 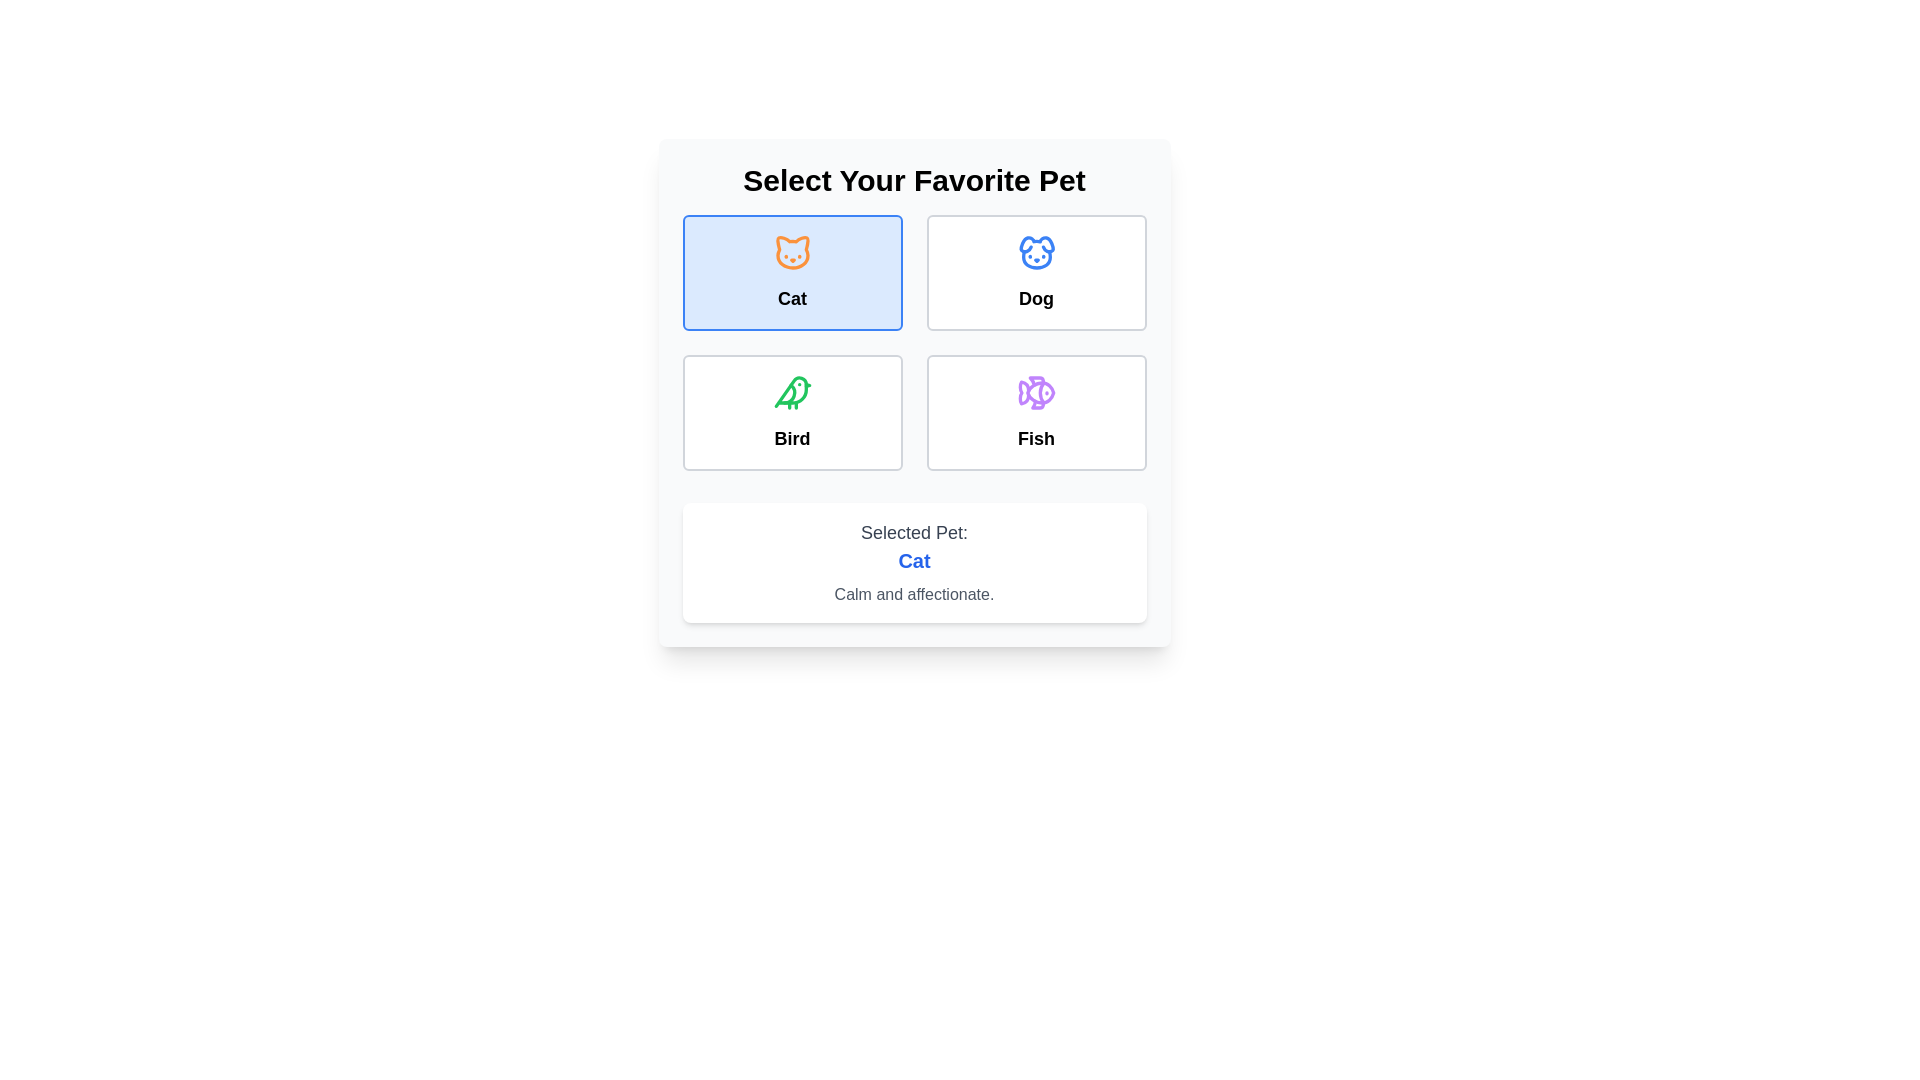 What do you see at coordinates (791, 299) in the screenshot?
I see `the text label for the cat selection option, which is located directly under the orange cat icon in the top-left box of the pet selection grid` at bounding box center [791, 299].